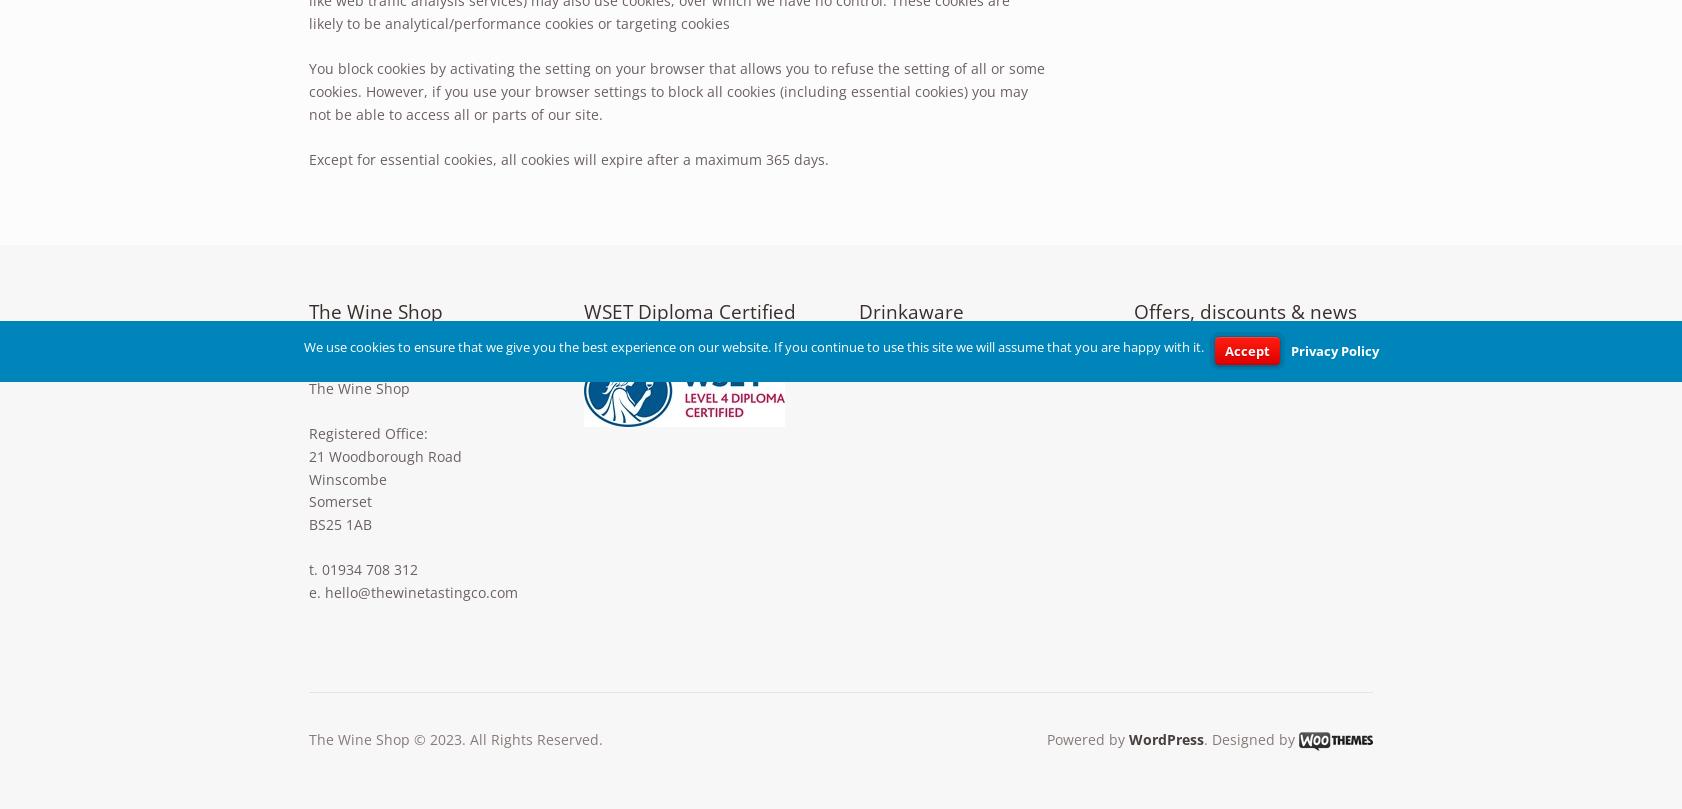 The height and width of the screenshot is (809, 1682). What do you see at coordinates (1086, 738) in the screenshot?
I see `'Powered by'` at bounding box center [1086, 738].